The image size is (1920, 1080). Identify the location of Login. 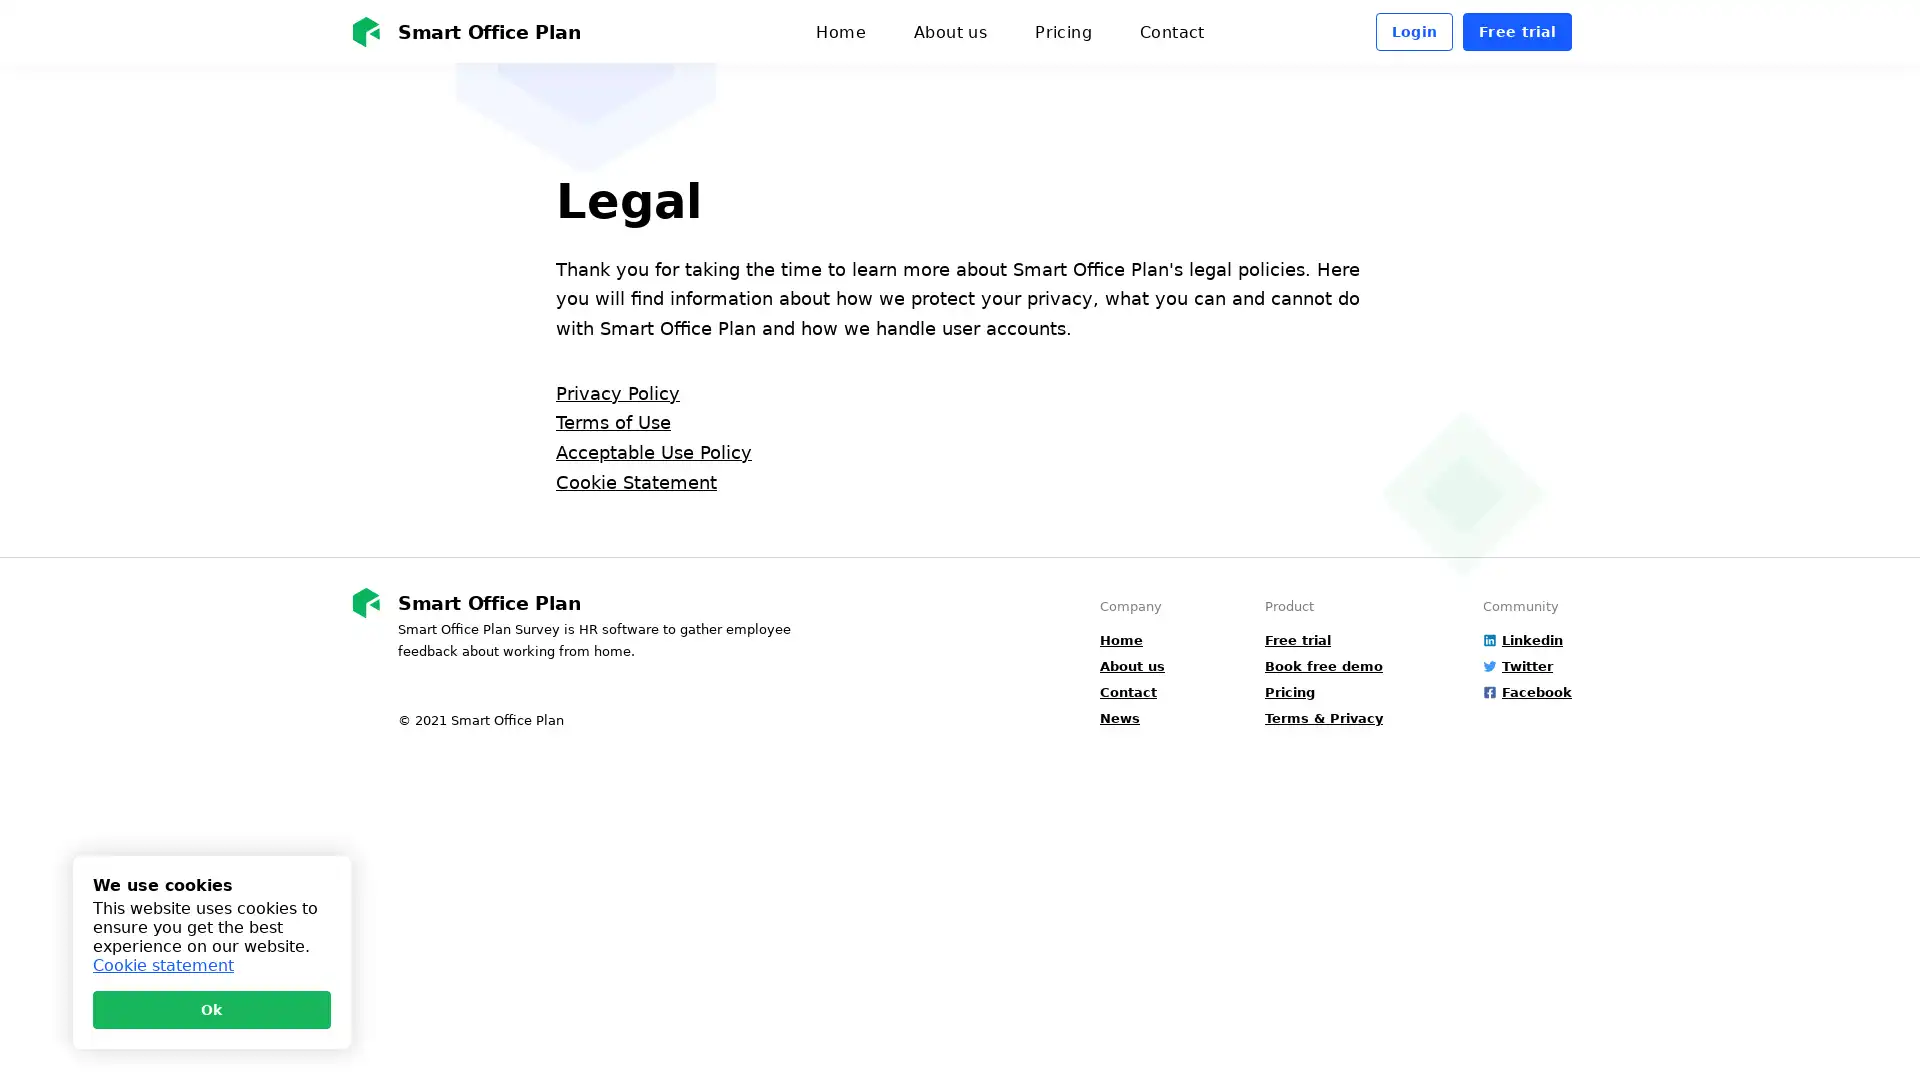
(1413, 30).